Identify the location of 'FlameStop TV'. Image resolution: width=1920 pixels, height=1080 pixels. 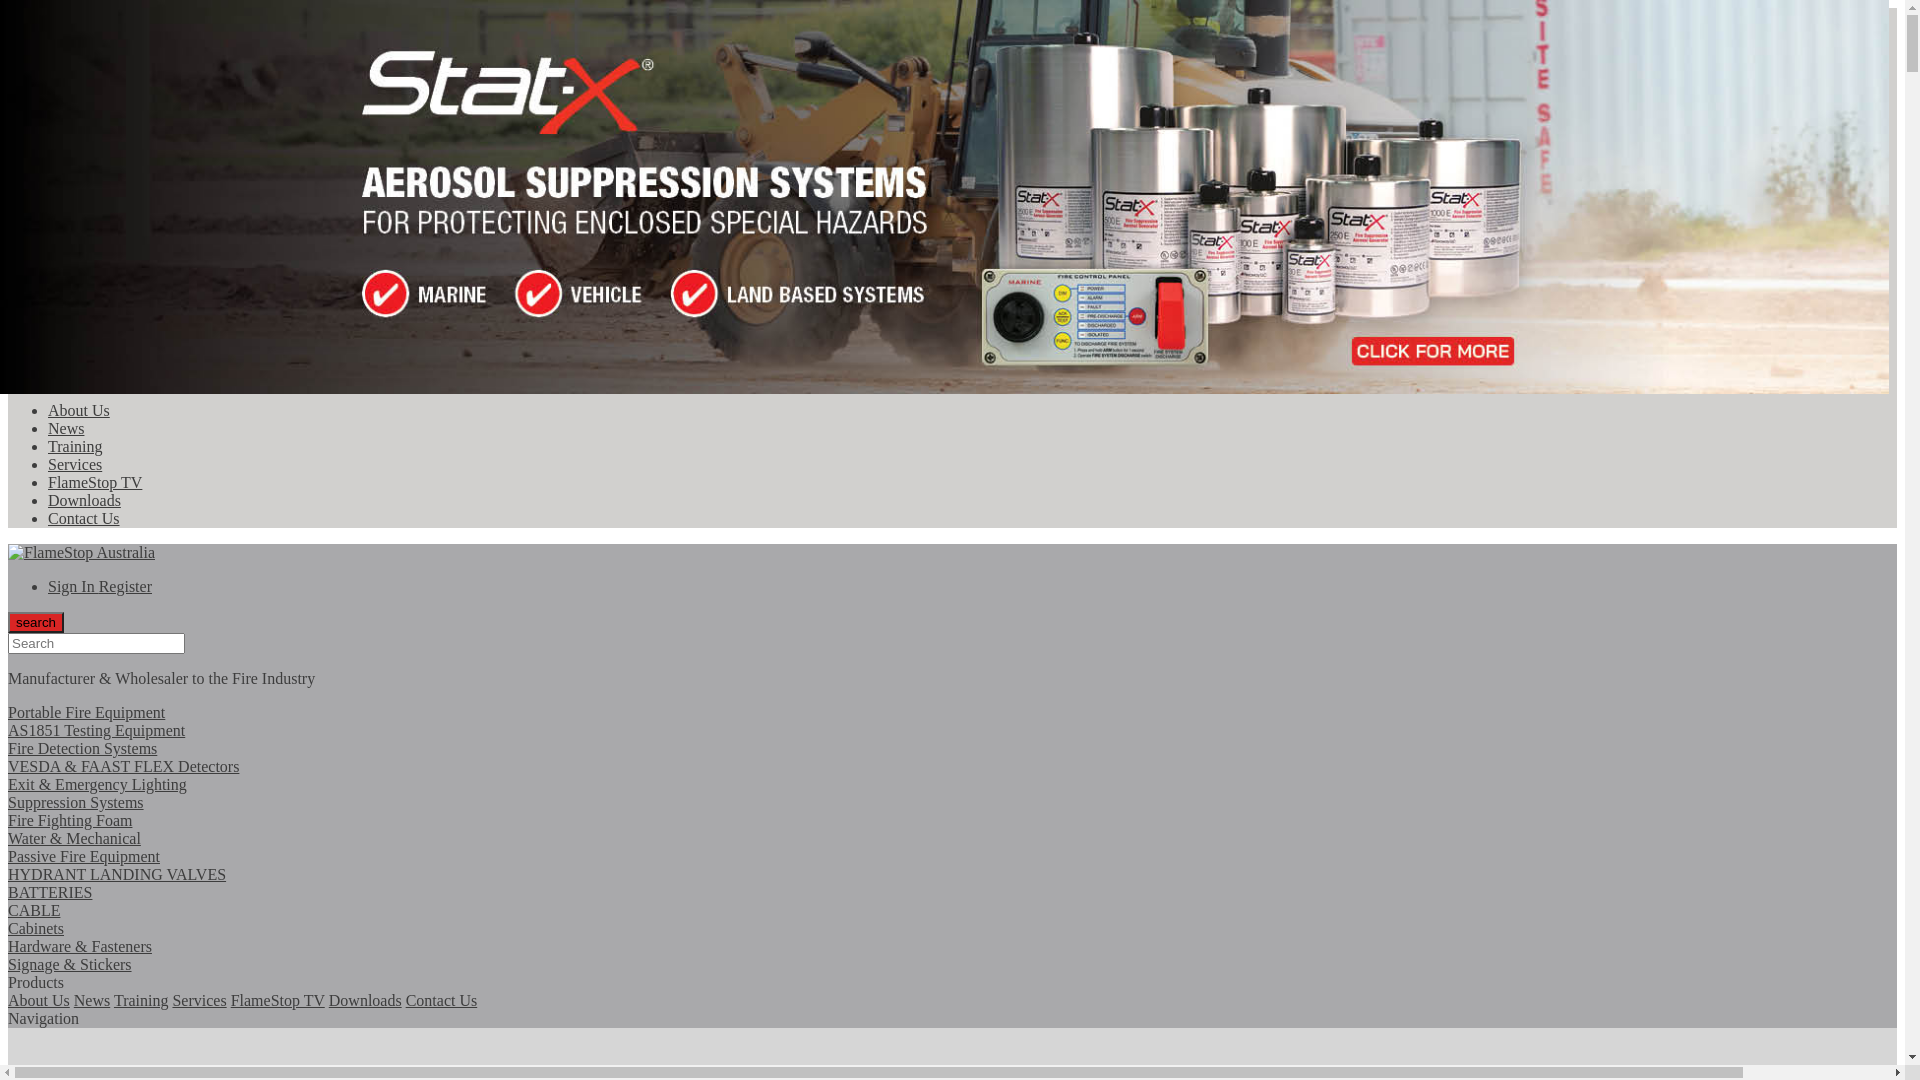
(277, 1000).